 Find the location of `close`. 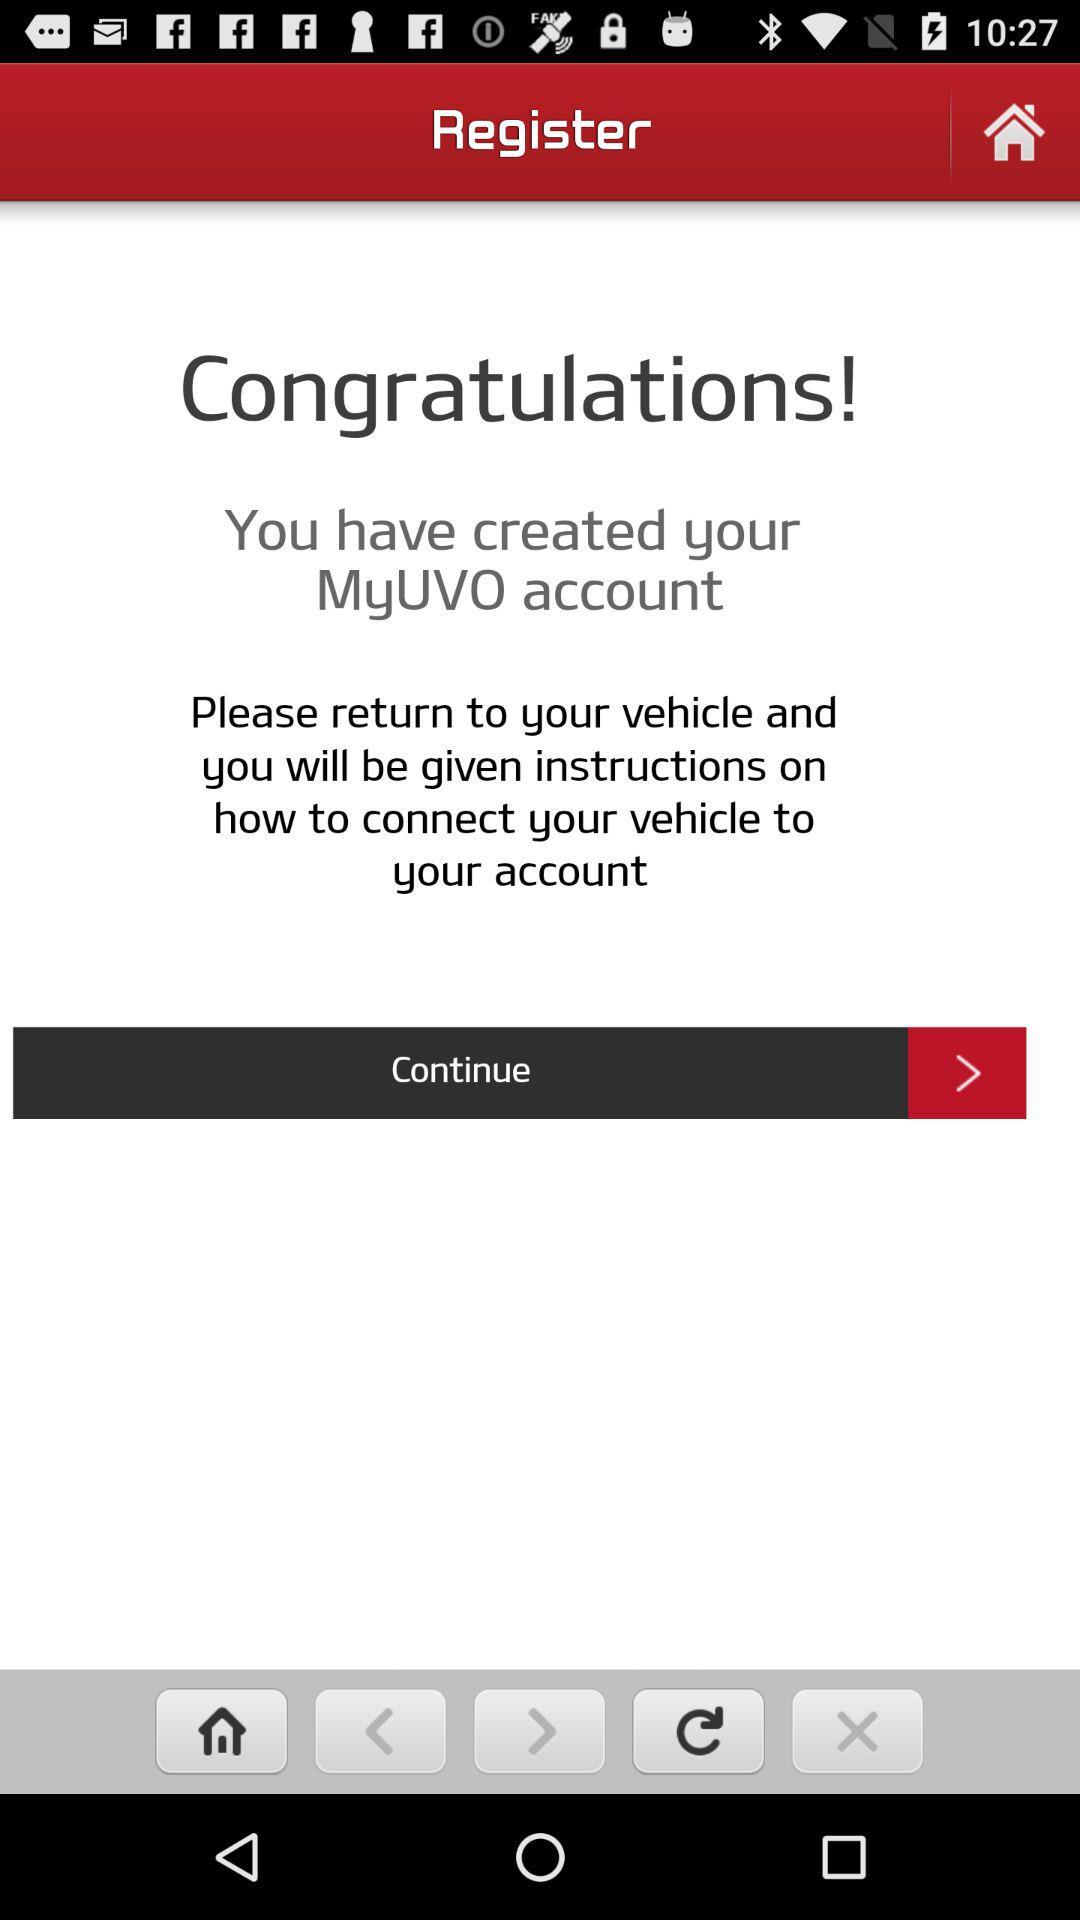

close is located at coordinates (856, 1730).